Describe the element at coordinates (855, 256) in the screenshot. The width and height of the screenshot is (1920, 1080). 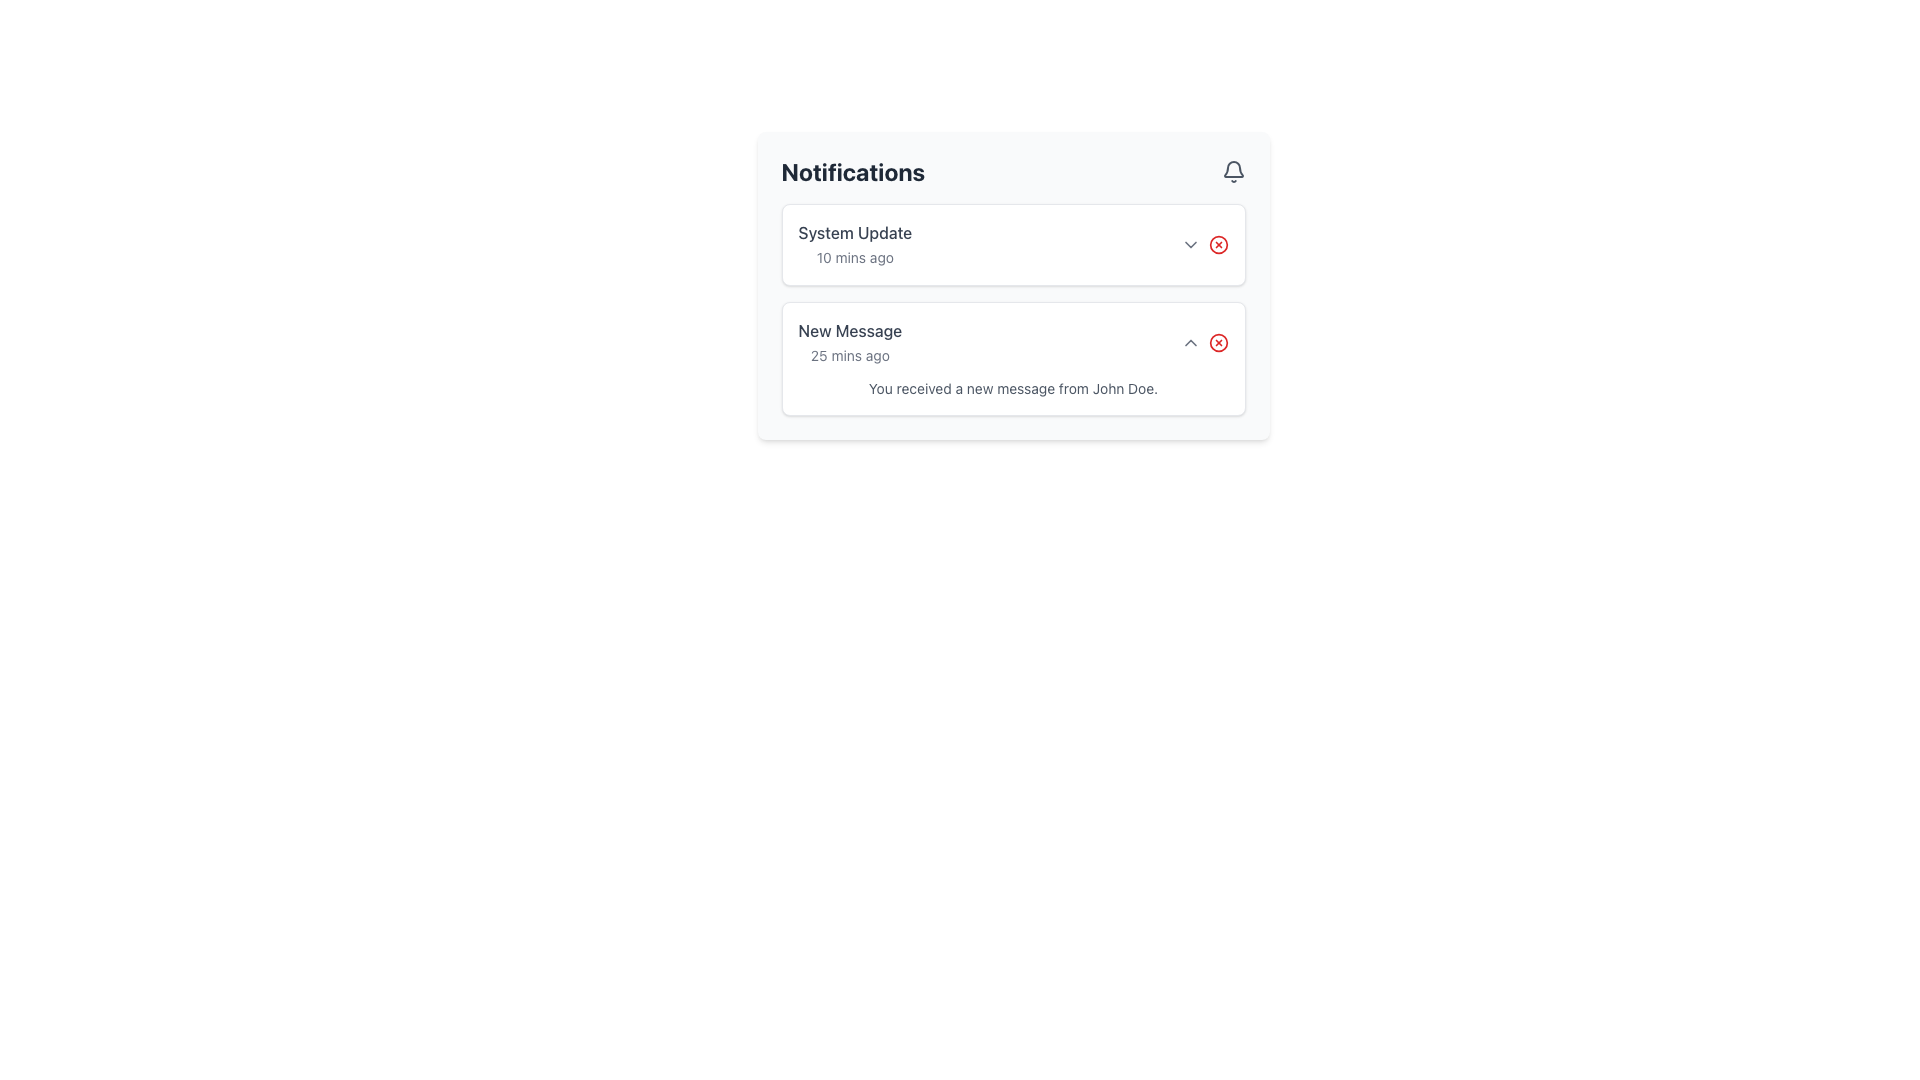
I see `the informational text label indicating the time elapsed since the 'System Update' event, which is located directly below the 'System Update' title in the Notifications module` at that location.